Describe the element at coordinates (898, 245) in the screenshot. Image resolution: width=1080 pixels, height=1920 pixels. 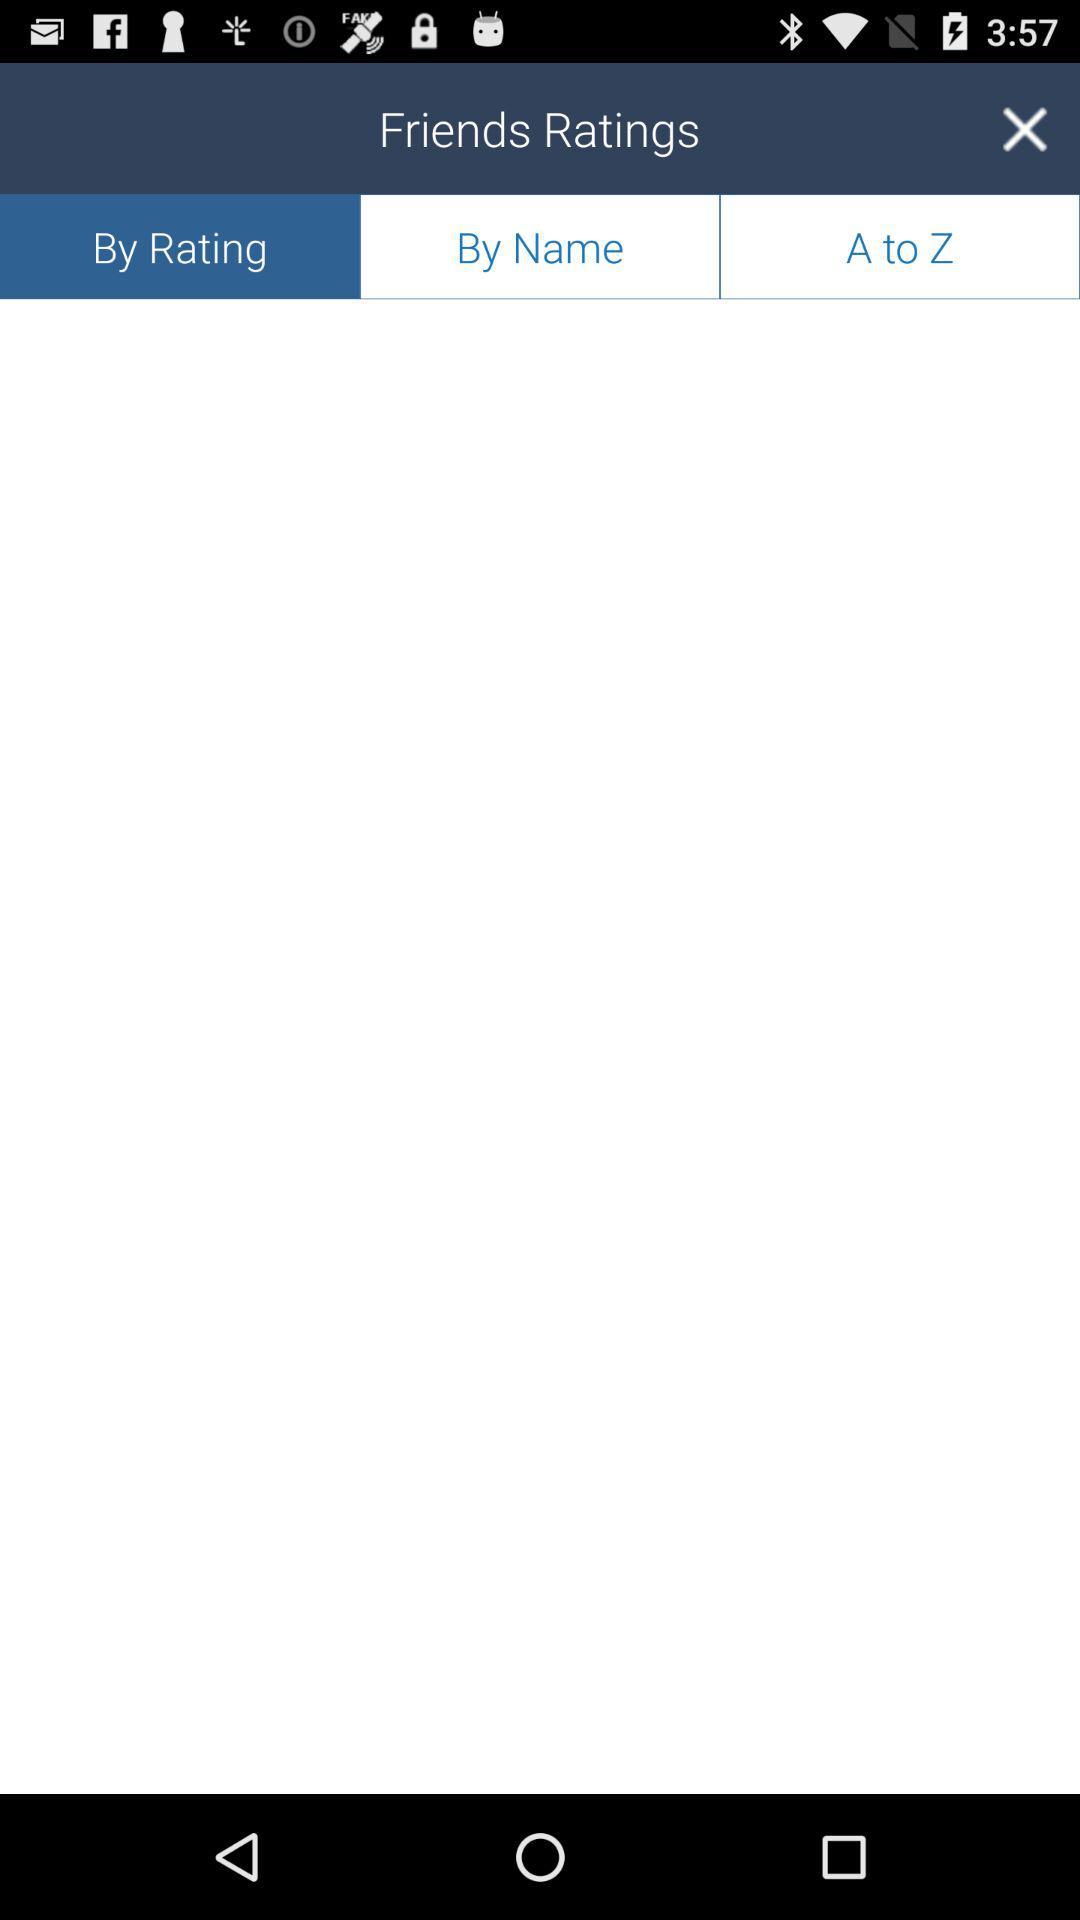
I see `the app next to the by name icon` at that location.